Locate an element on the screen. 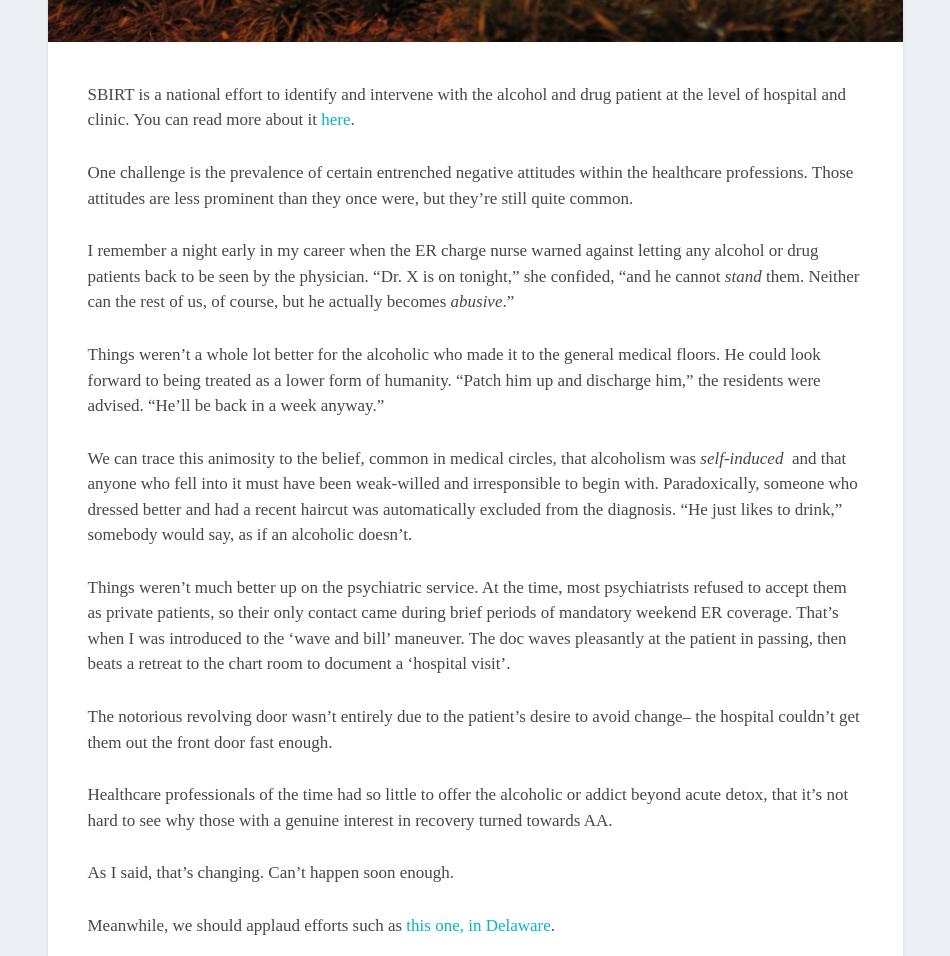 This screenshot has height=956, width=950. 'Things weren’t a whole lot better for the alcoholic who made it to the general medical floors. He could look forward to being treated as a lower form of humanity. “Patch him up and discharge him,” the residents were advised. “He’ll be back in a week anyway.”' is located at coordinates (452, 380).